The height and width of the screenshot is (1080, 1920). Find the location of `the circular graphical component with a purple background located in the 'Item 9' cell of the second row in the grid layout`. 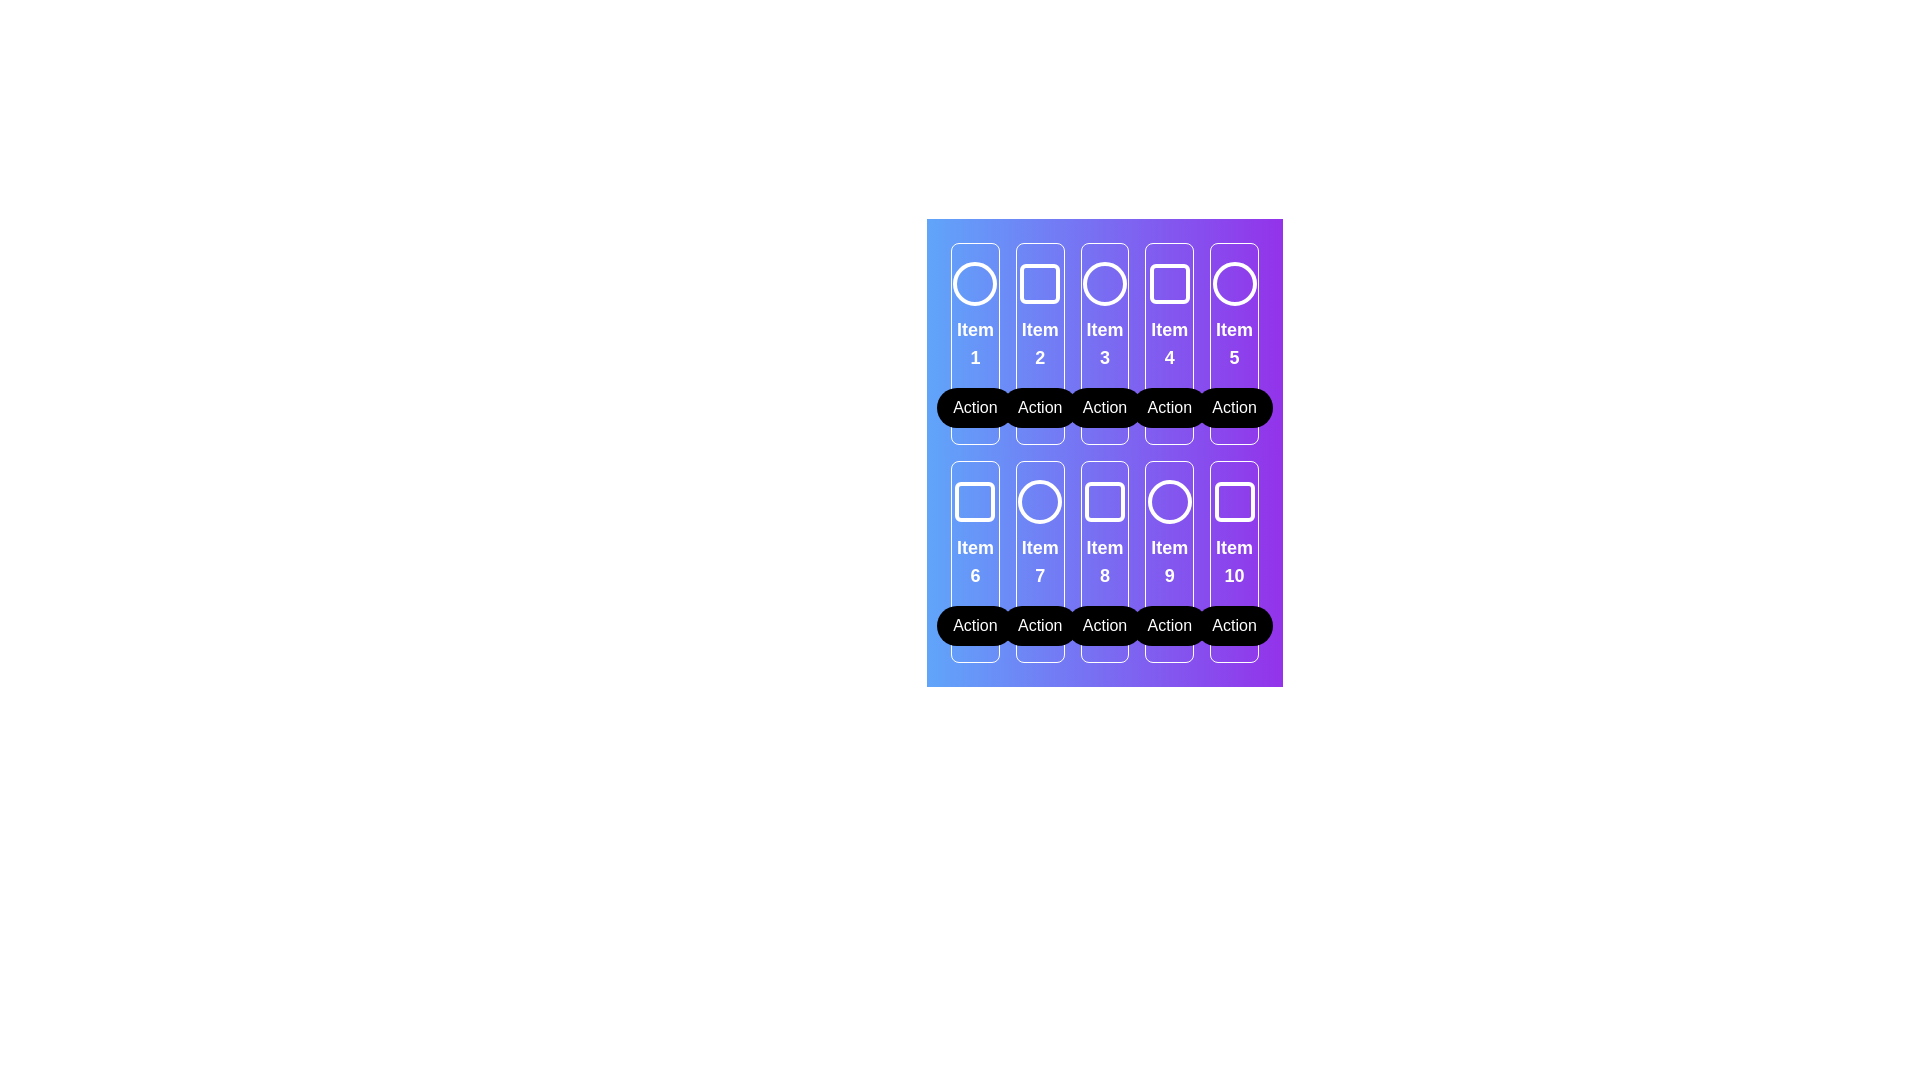

the circular graphical component with a purple background located in the 'Item 9' cell of the second row in the grid layout is located at coordinates (1169, 500).